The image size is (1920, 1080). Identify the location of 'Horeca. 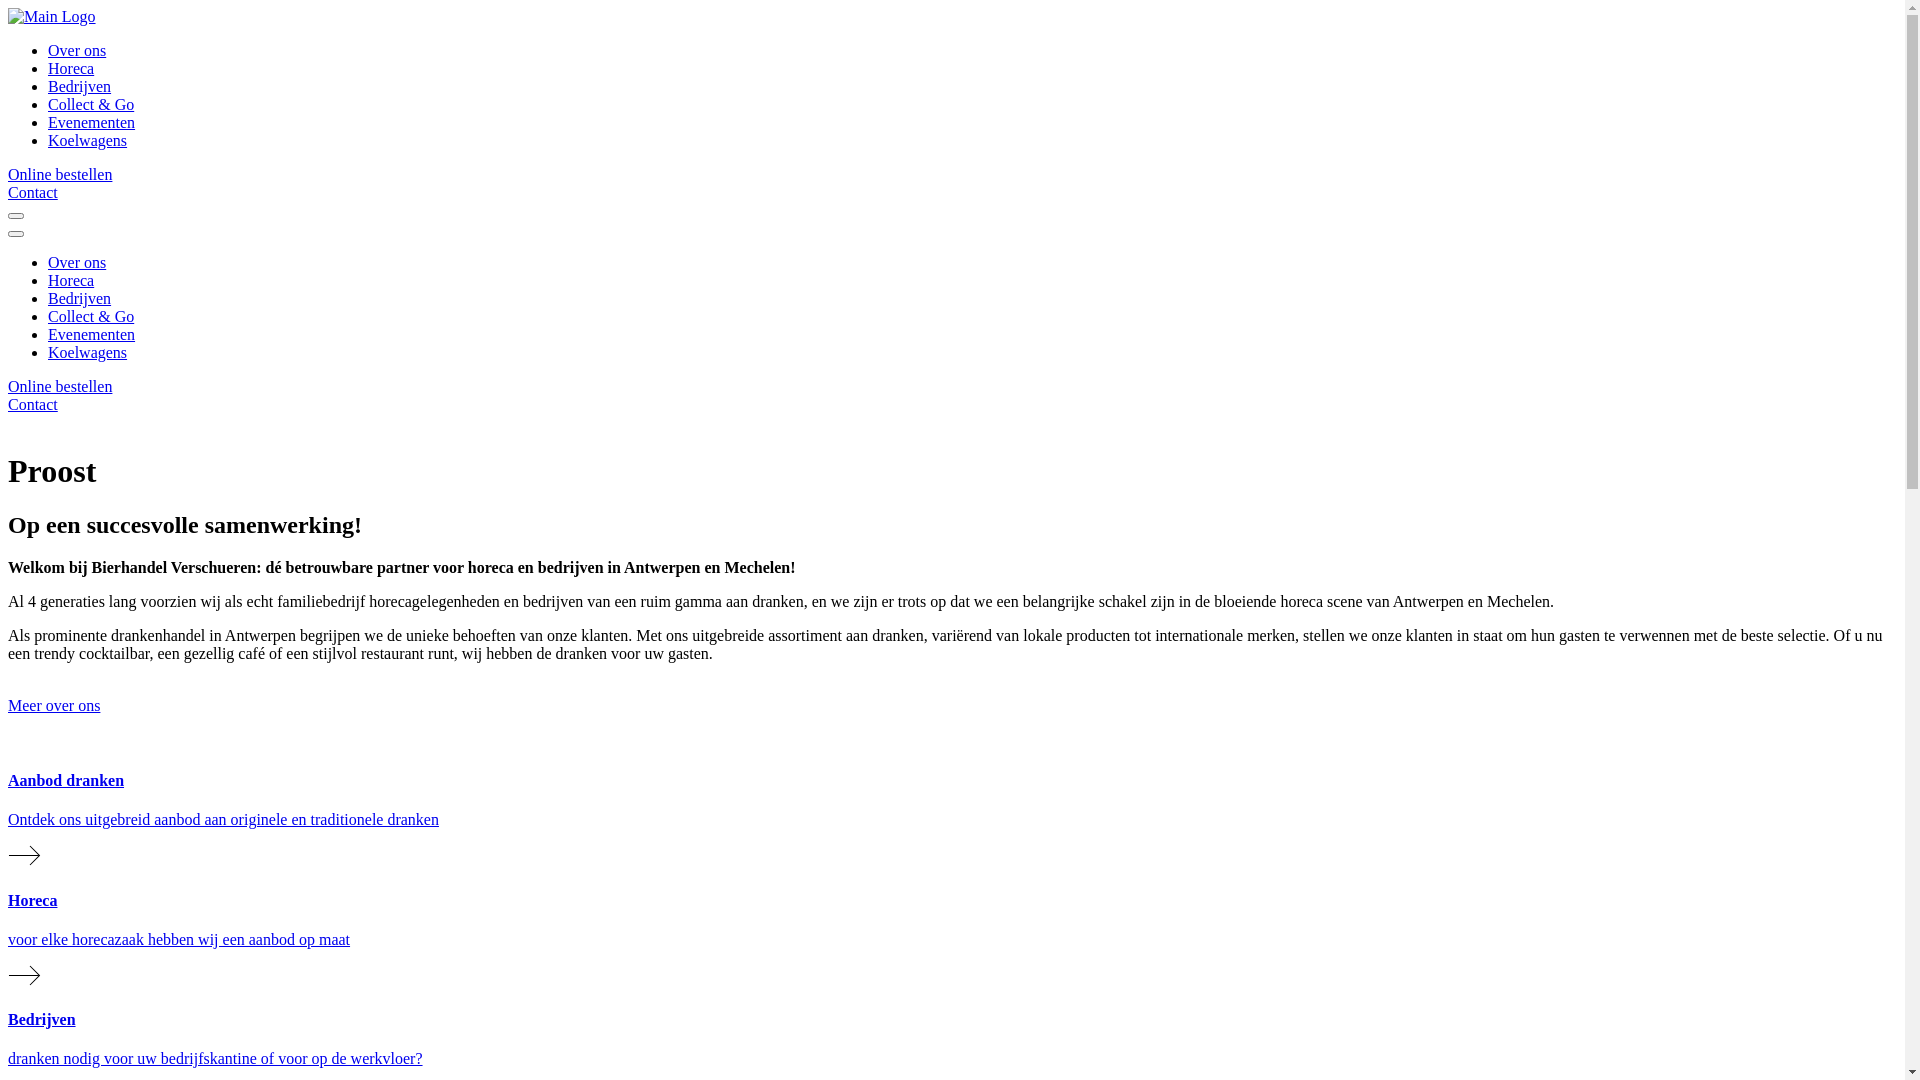
(8, 941).